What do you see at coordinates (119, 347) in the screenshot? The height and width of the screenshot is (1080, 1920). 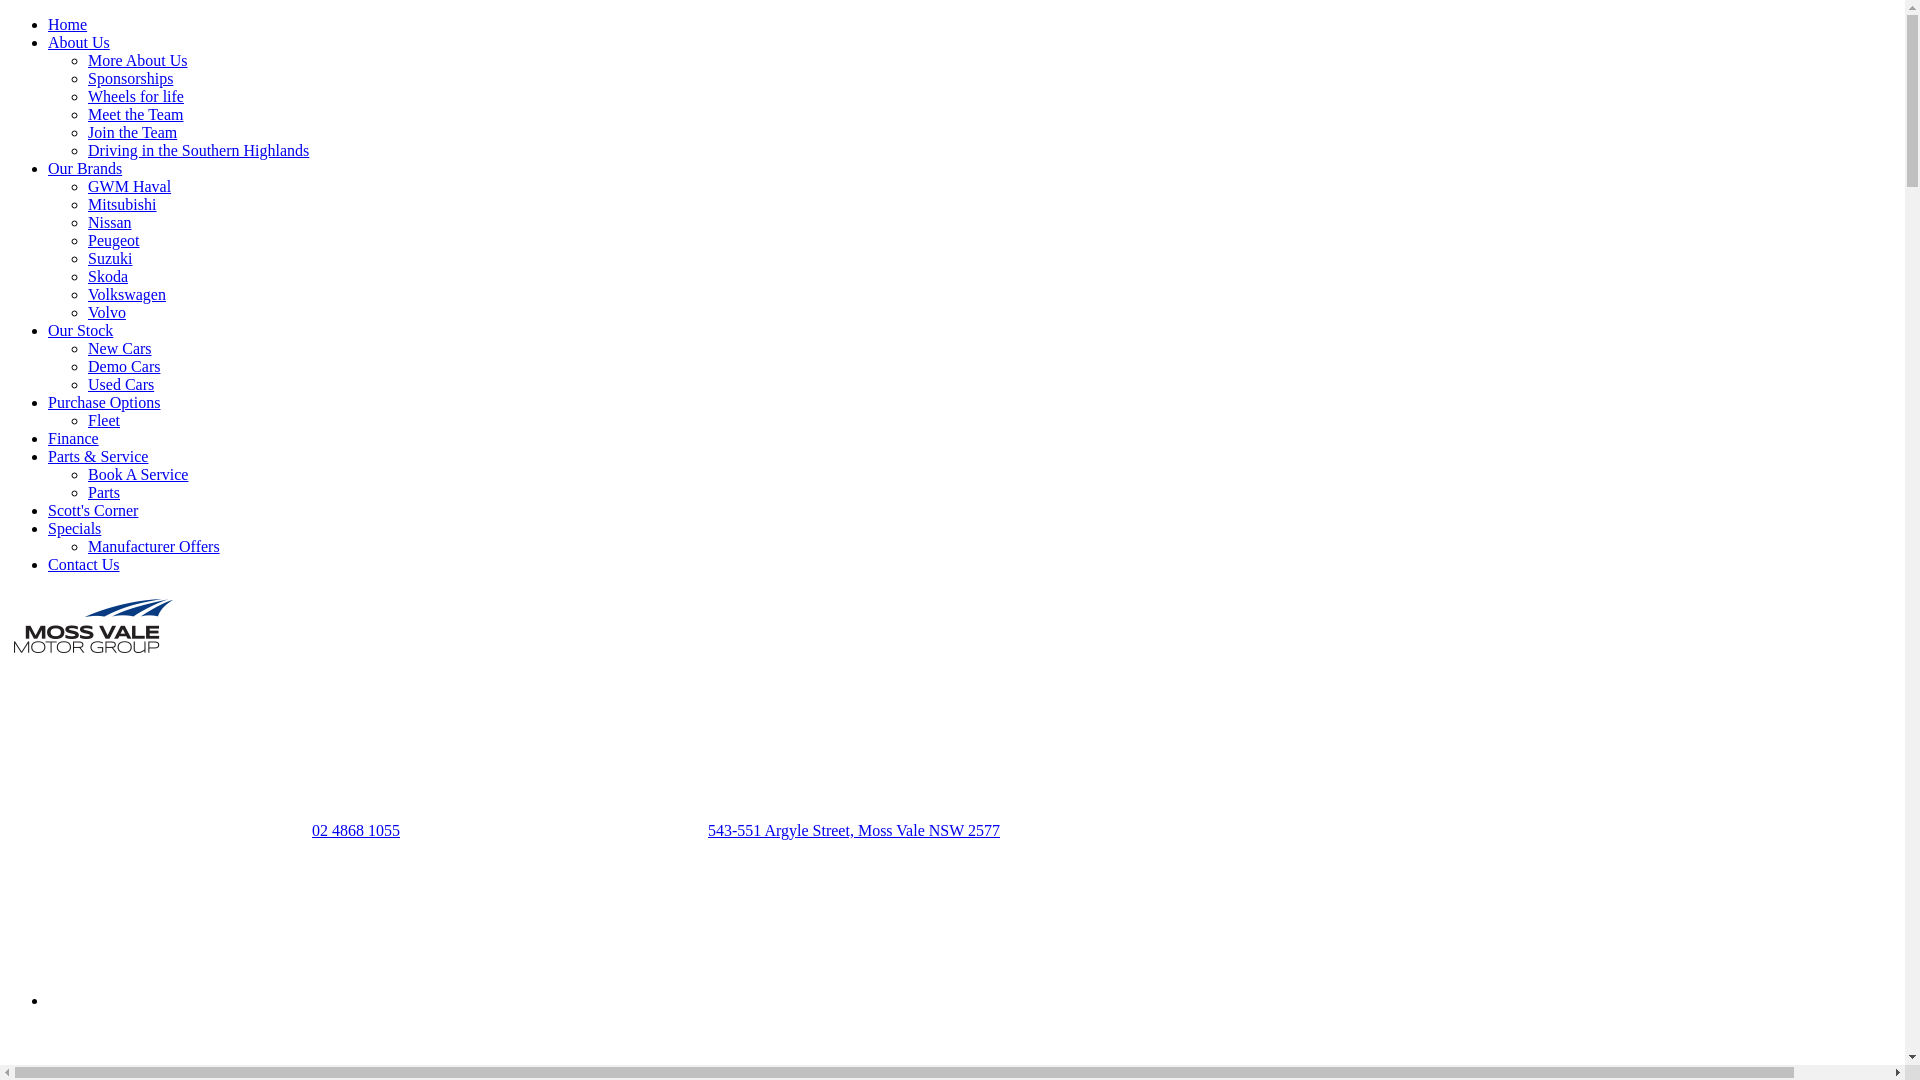 I see `'New Cars'` at bounding box center [119, 347].